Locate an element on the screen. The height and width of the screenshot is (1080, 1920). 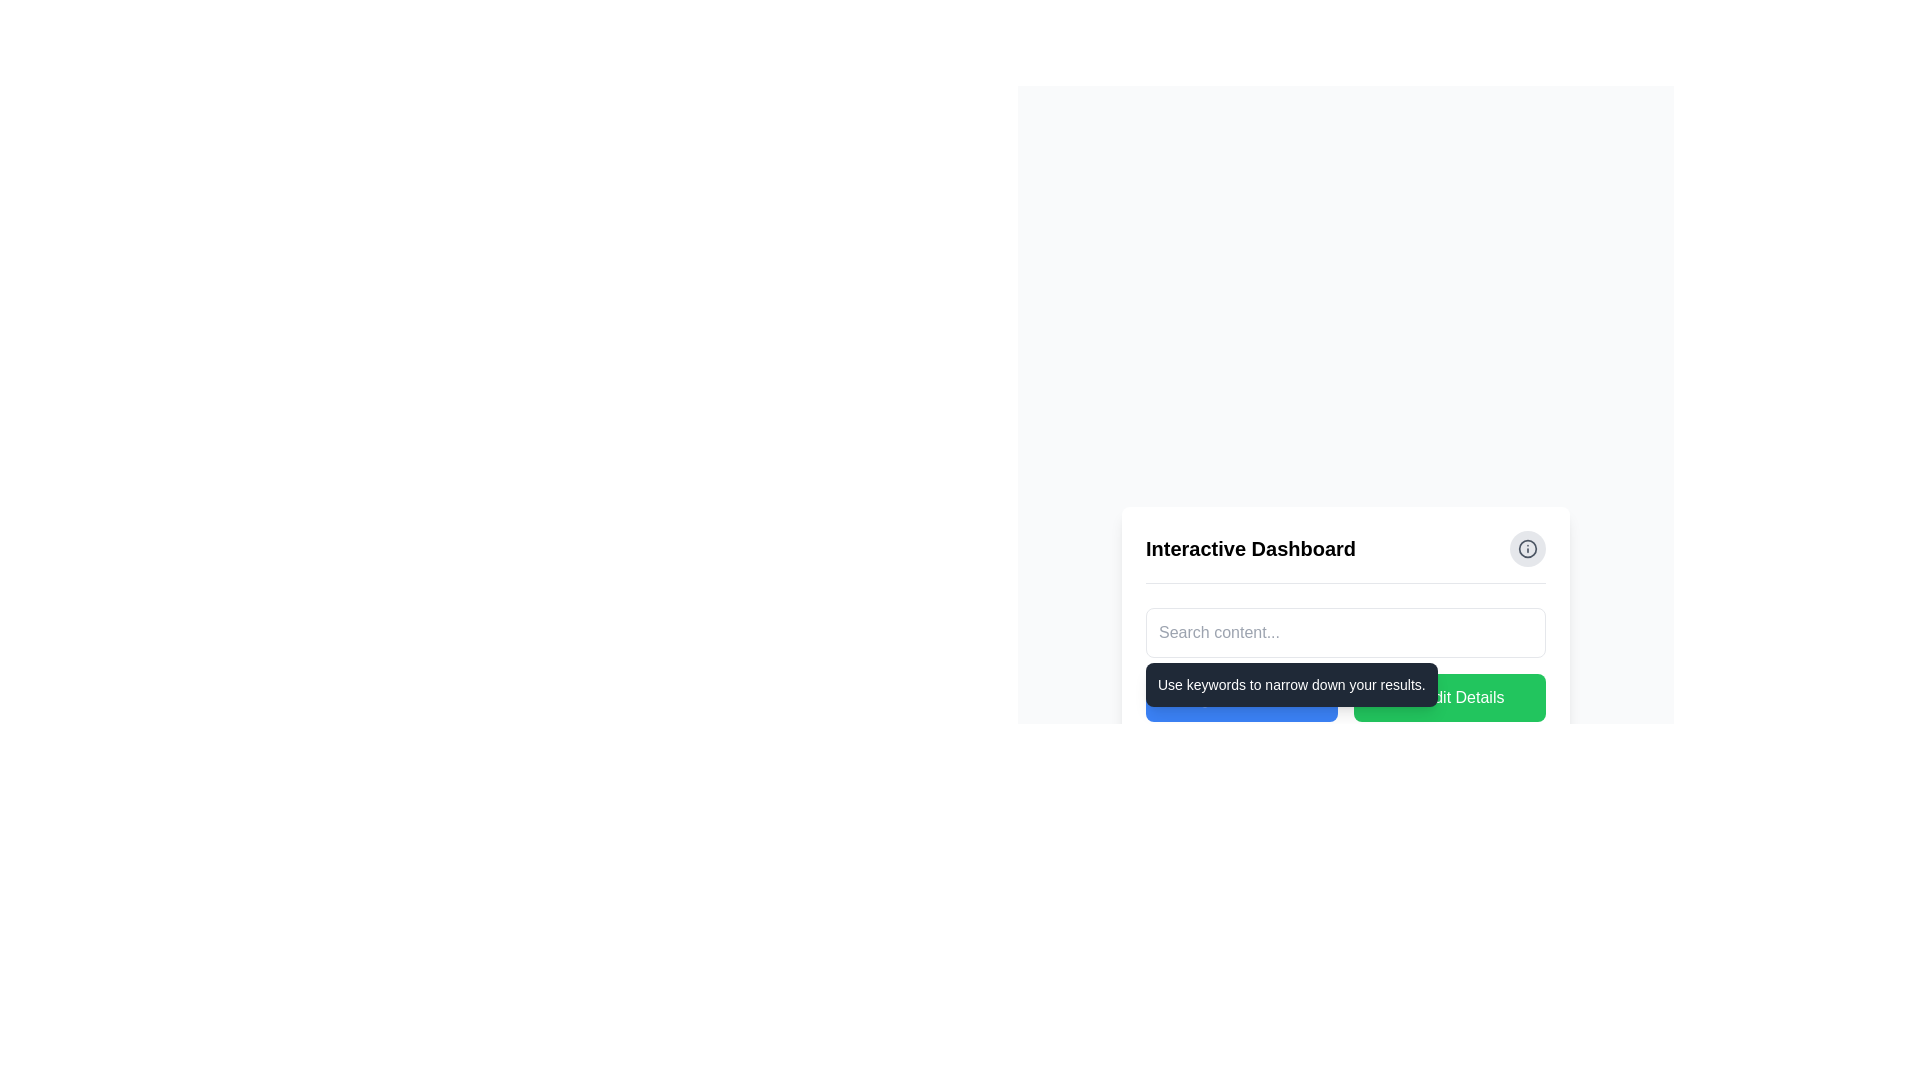
the tooltip that provides guidance on the search functionality, located above the 'Add Data' button is located at coordinates (1345, 696).